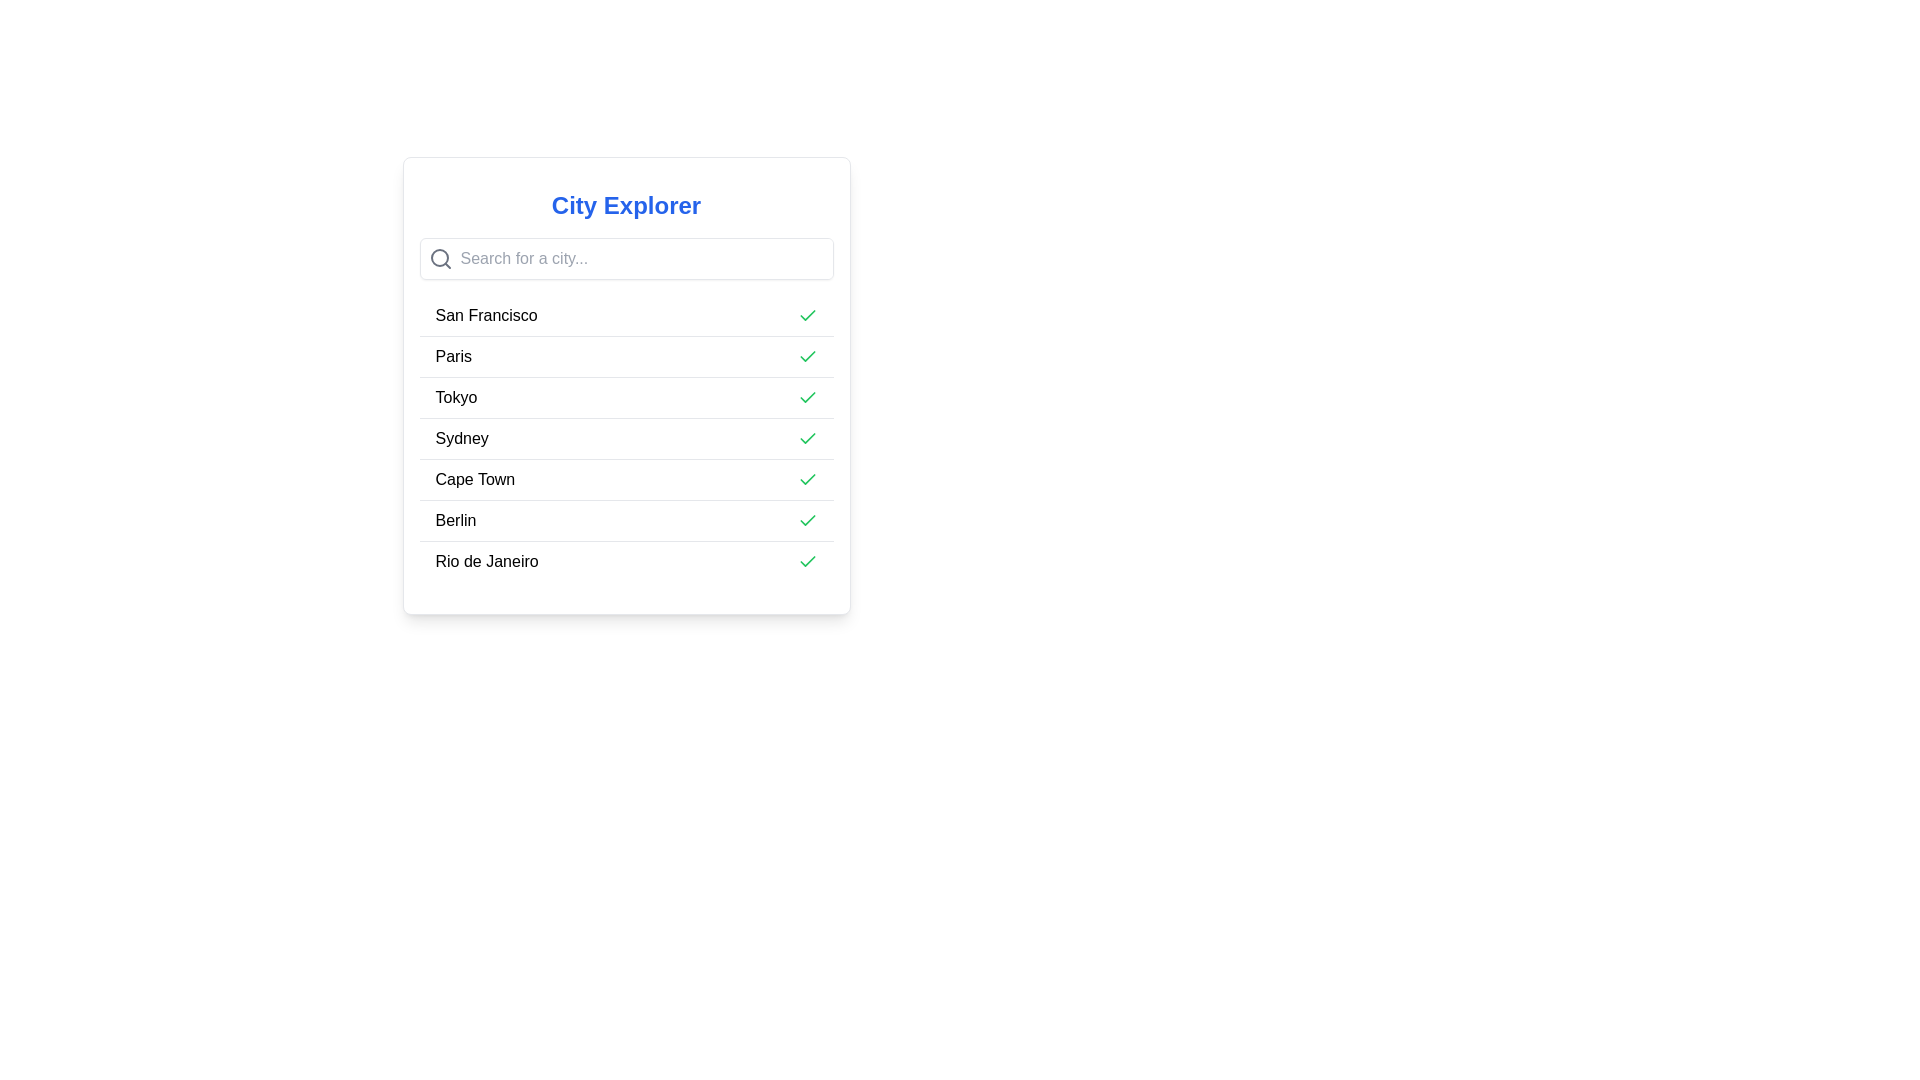  What do you see at coordinates (474, 479) in the screenshot?
I see `the text label displaying 'Cape Town', which is the fifth item in the list of city names within the 'City Explorer' panel` at bounding box center [474, 479].